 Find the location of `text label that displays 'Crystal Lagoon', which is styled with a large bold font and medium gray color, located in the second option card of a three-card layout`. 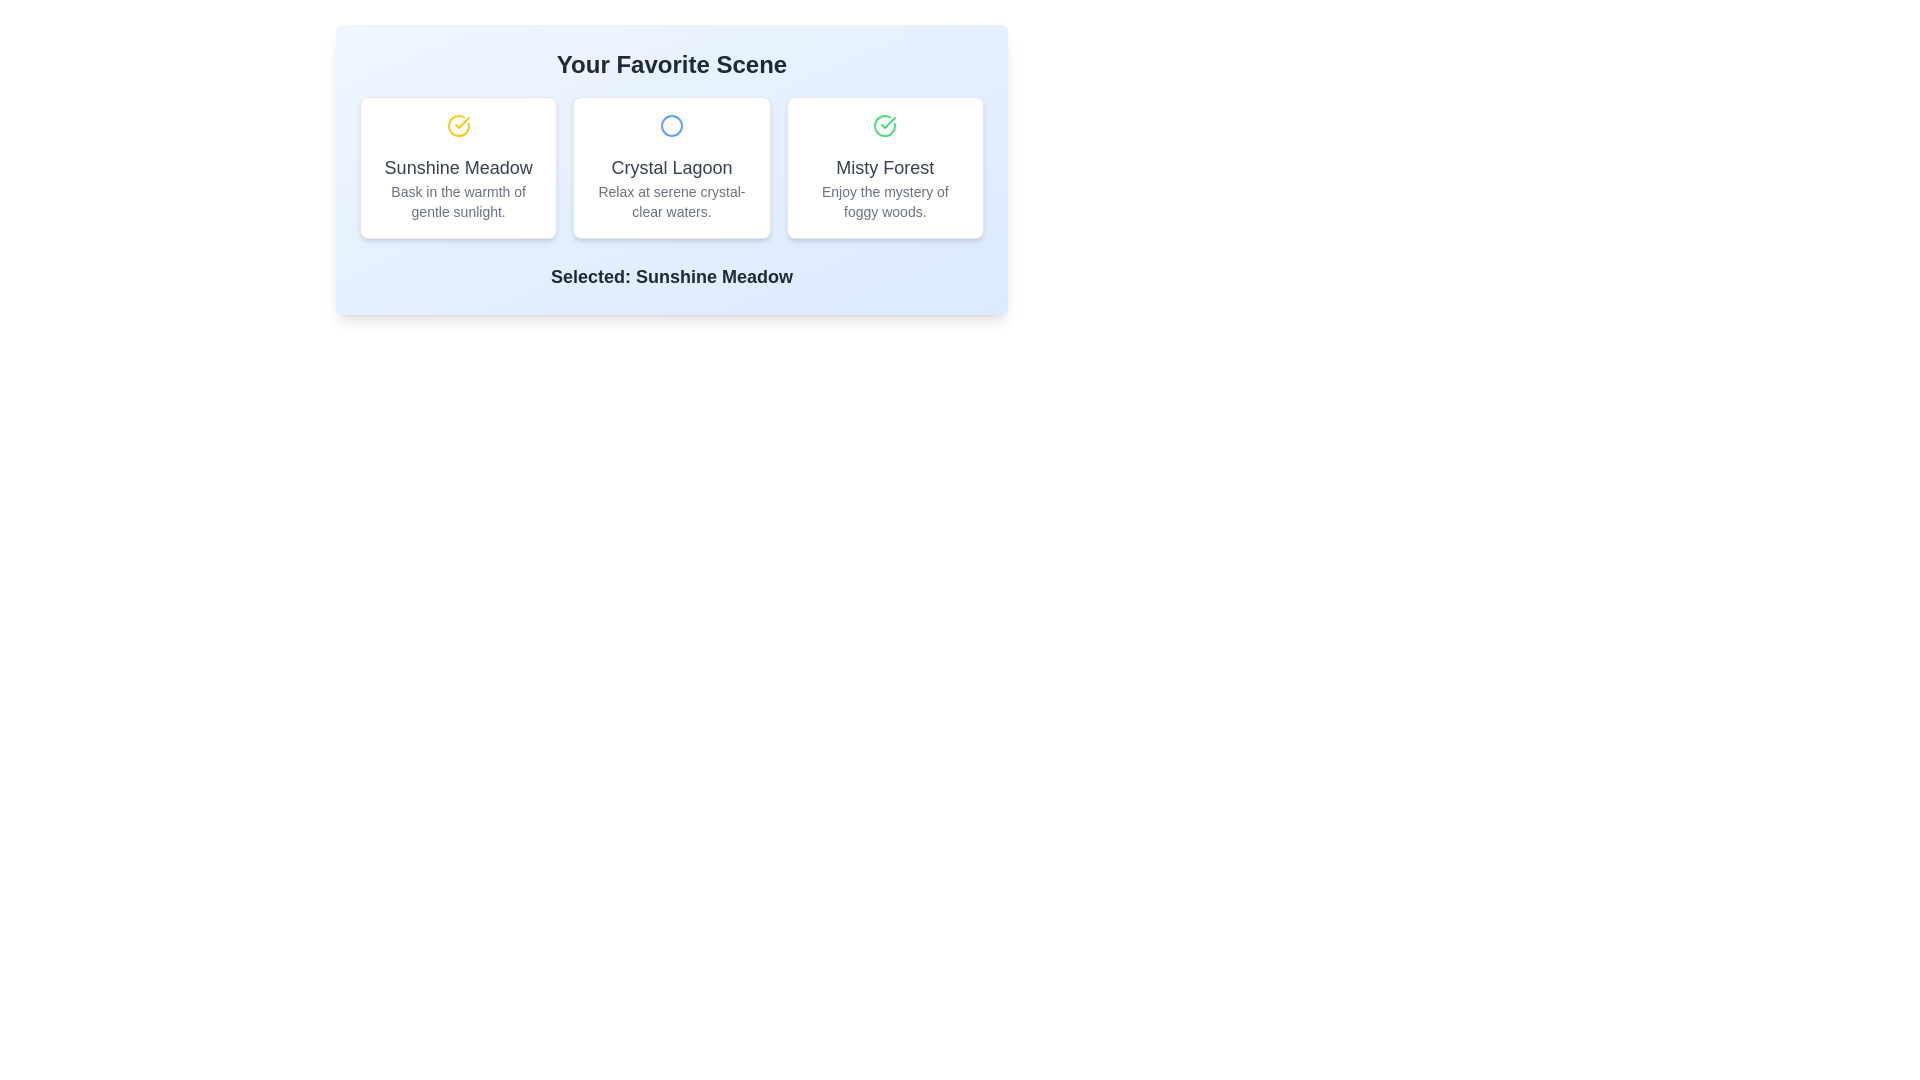

text label that displays 'Crystal Lagoon', which is styled with a large bold font and medium gray color, located in the second option card of a three-card layout is located at coordinates (672, 167).